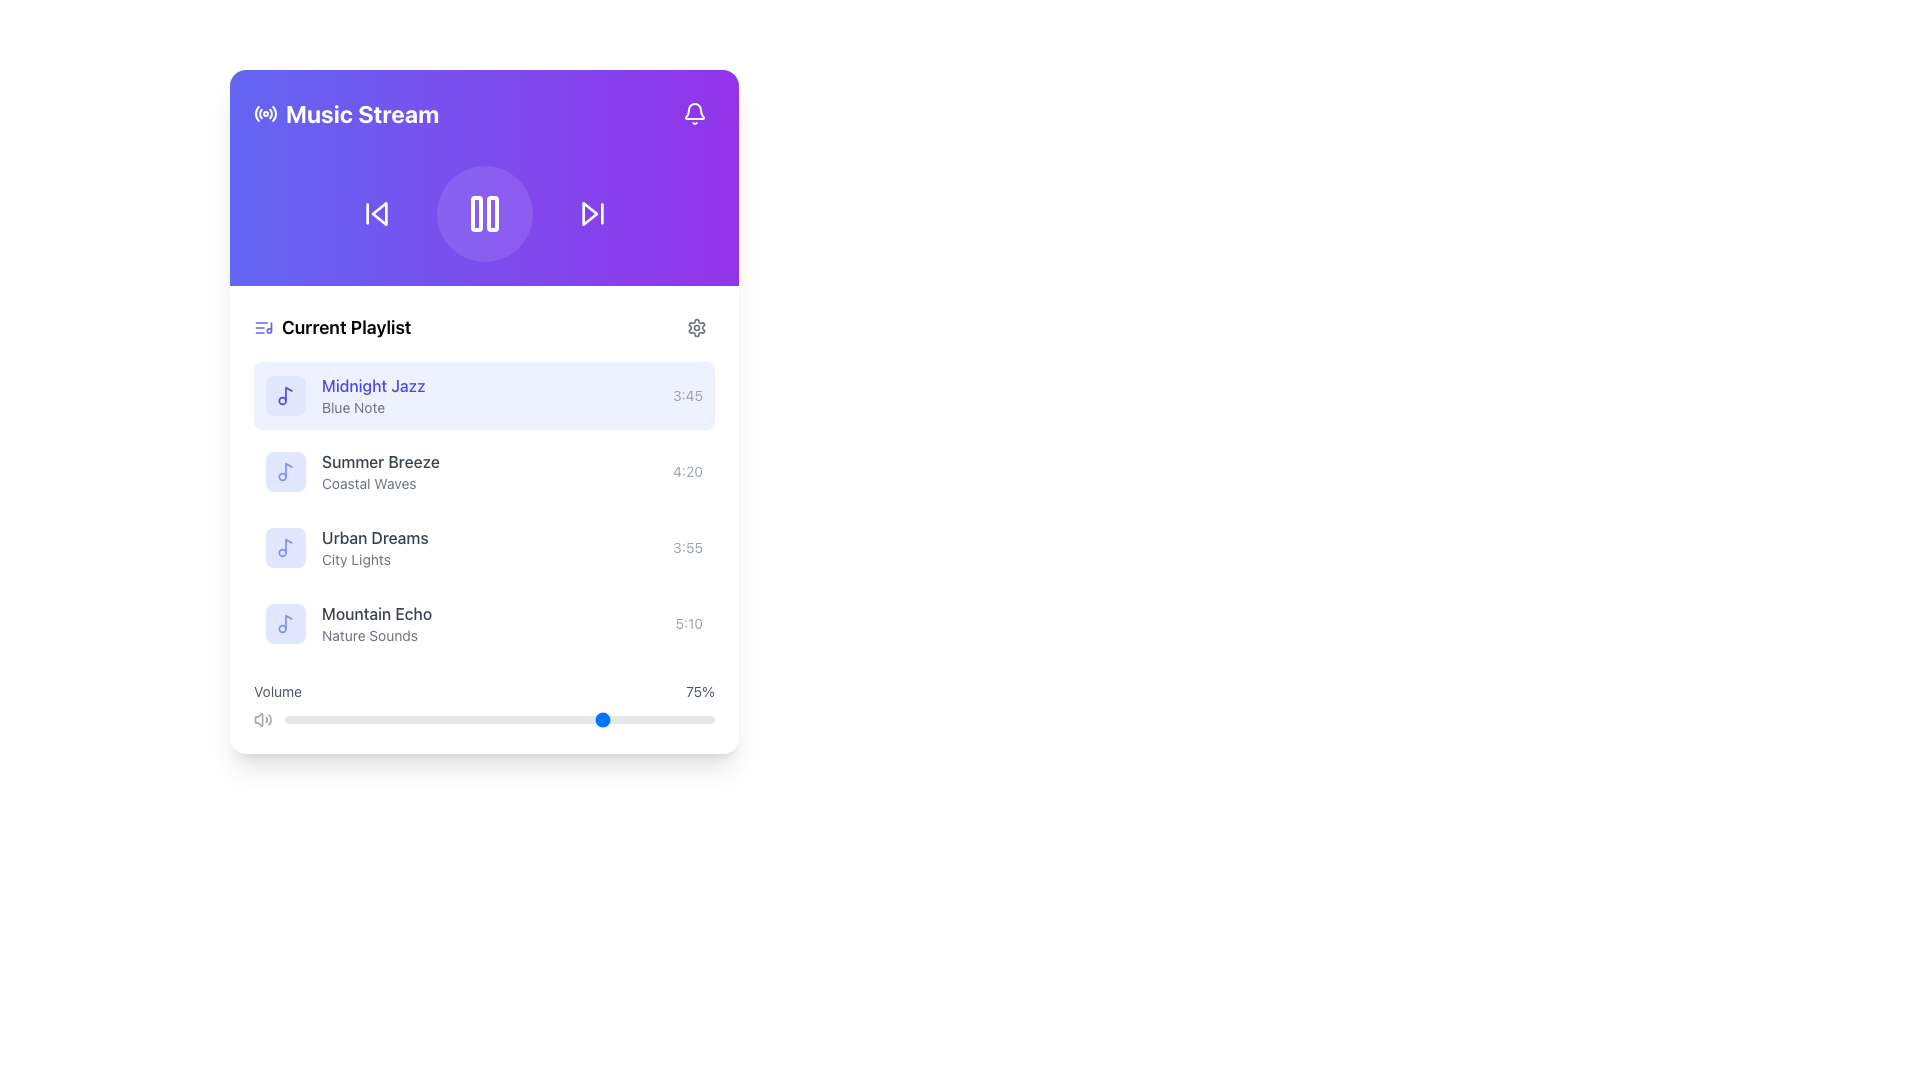 This screenshot has height=1080, width=1920. Describe the element at coordinates (696, 326) in the screenshot. I see `the circular gear icon button styled in gray, located to the right of the 'Current Playlist' label` at that location.